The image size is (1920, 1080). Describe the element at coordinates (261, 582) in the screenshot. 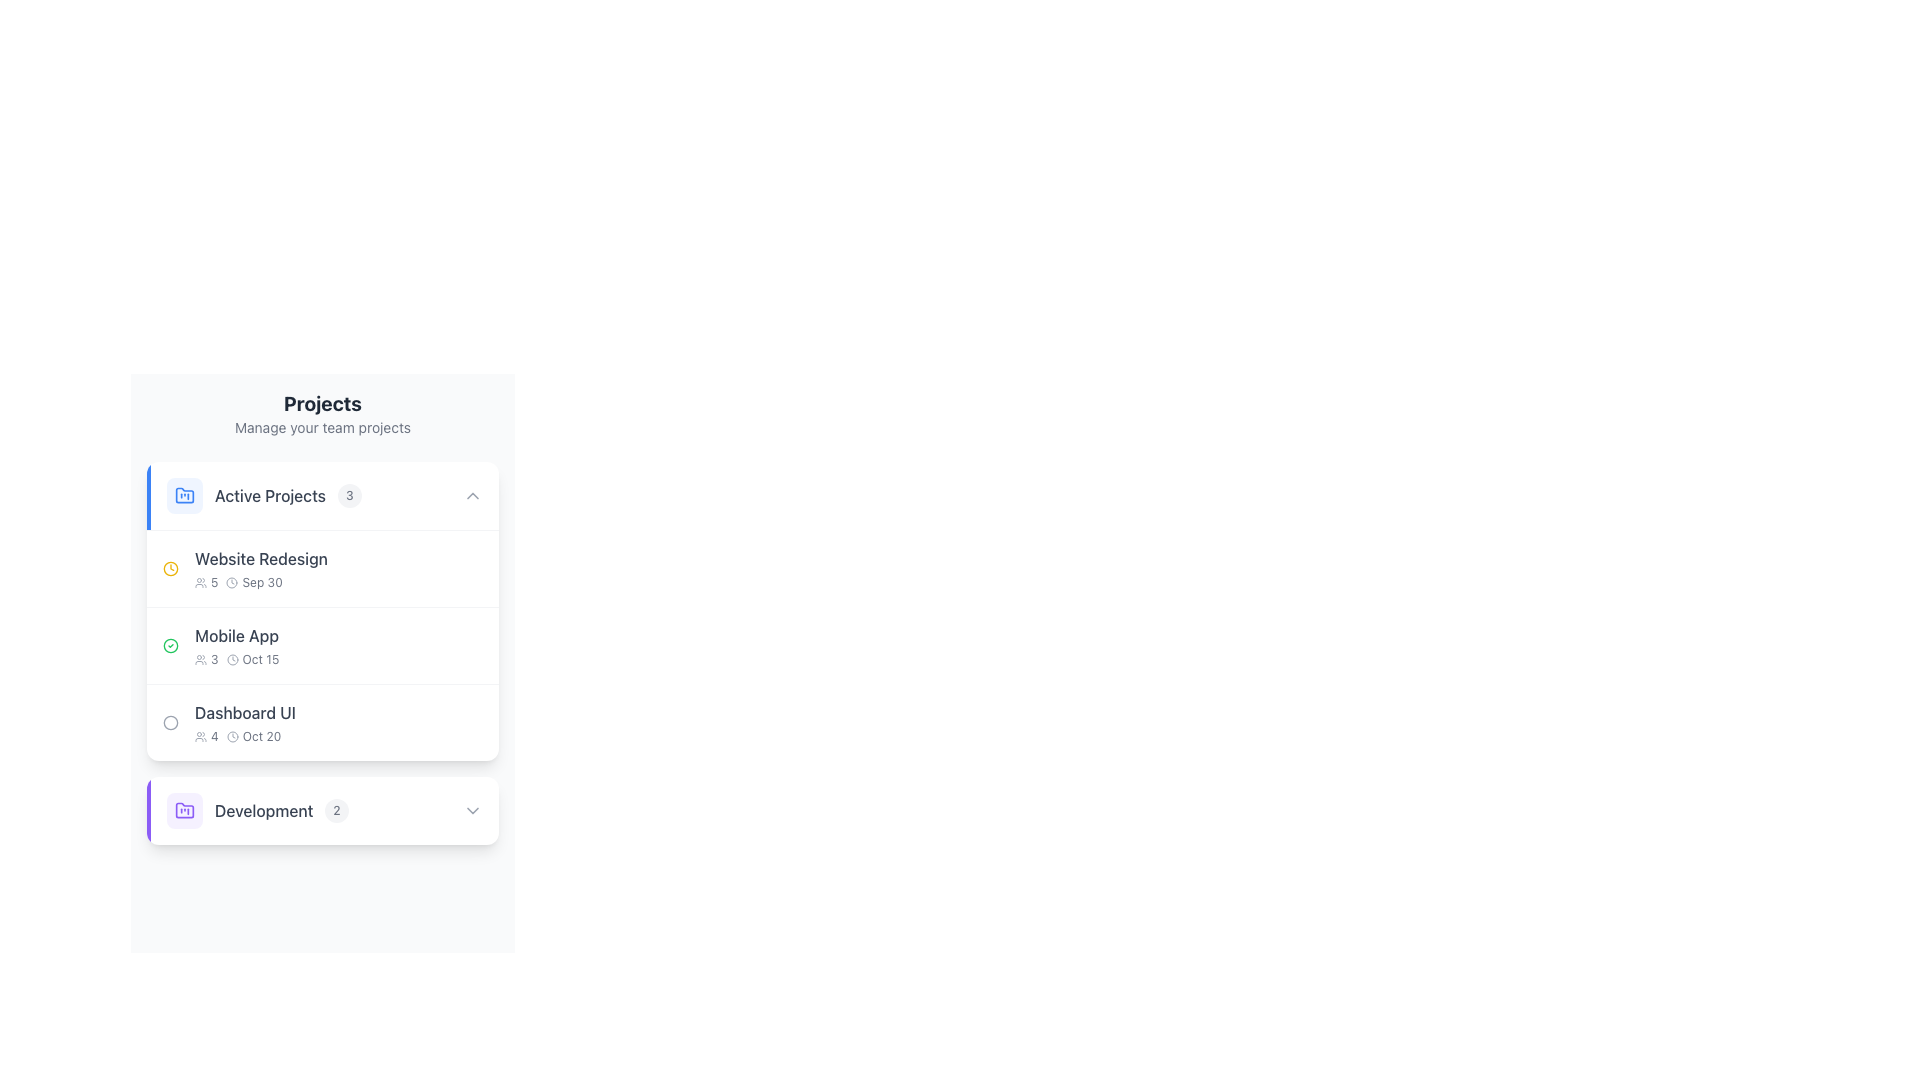

I see `date 'Sep 30' displayed in small gray text located to the right of a clock icon` at that location.